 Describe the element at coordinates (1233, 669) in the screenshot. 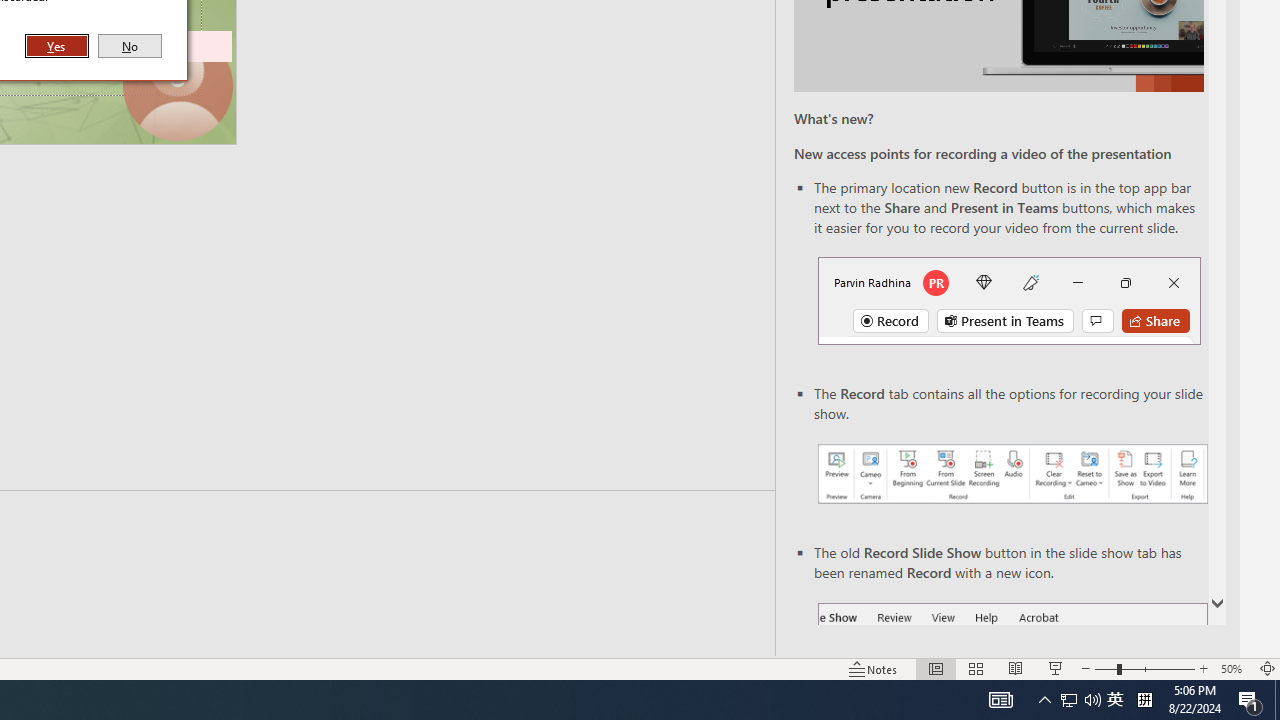

I see `'Zoom 50%'` at that location.